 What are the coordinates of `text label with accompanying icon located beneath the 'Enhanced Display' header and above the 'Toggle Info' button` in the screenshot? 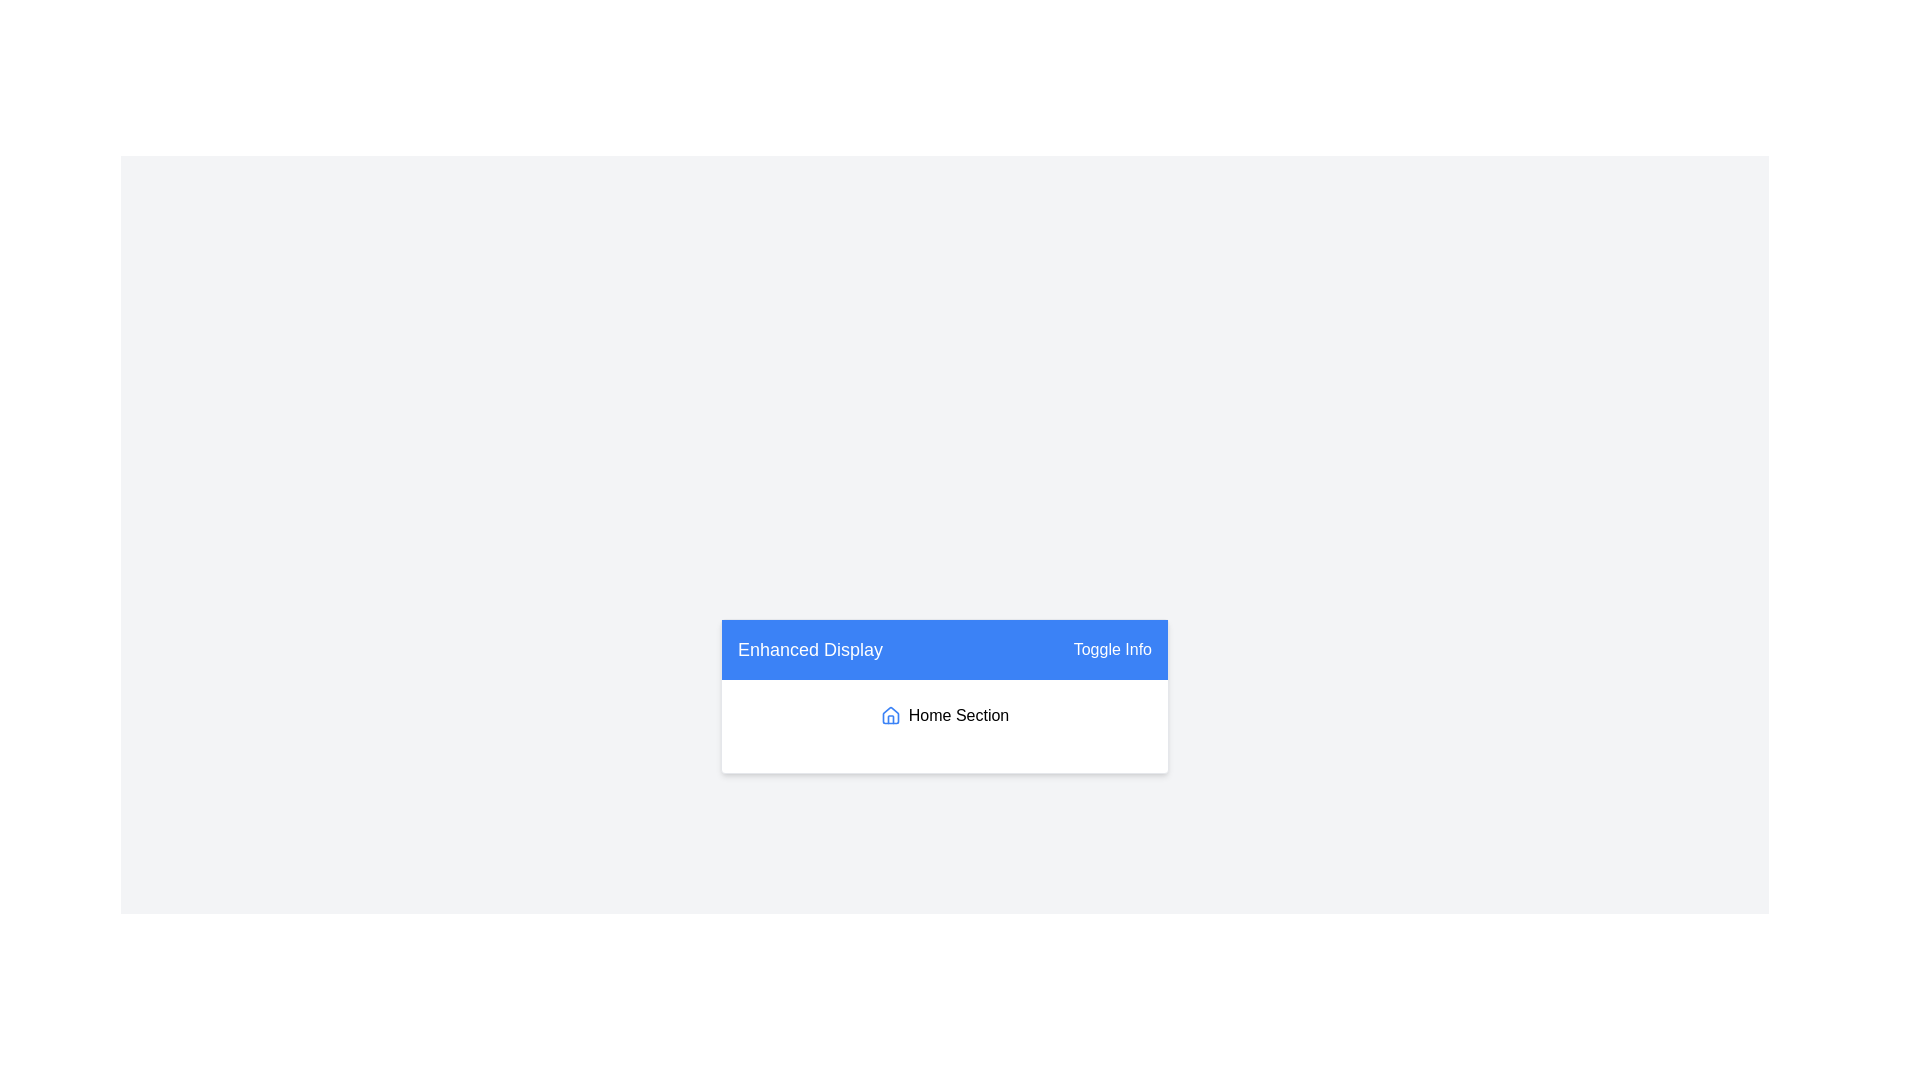 It's located at (944, 725).